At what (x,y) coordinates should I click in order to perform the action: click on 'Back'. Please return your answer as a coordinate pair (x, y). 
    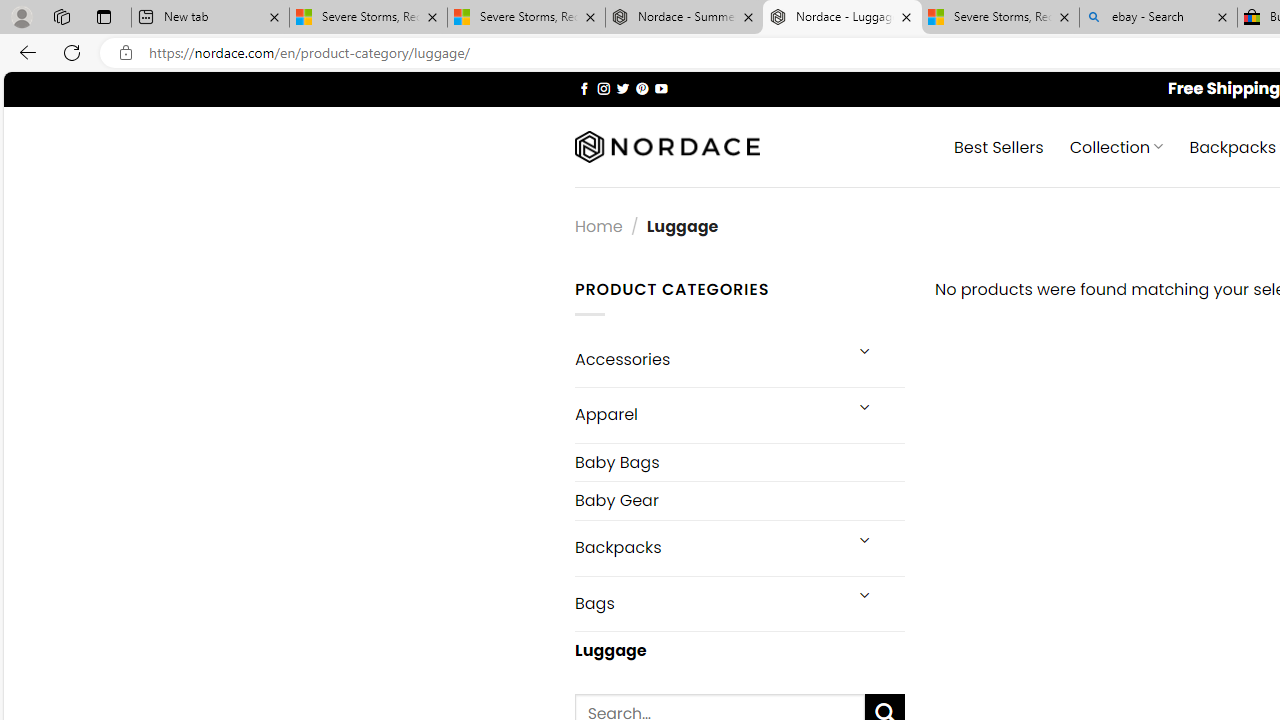
    Looking at the image, I should click on (24, 51).